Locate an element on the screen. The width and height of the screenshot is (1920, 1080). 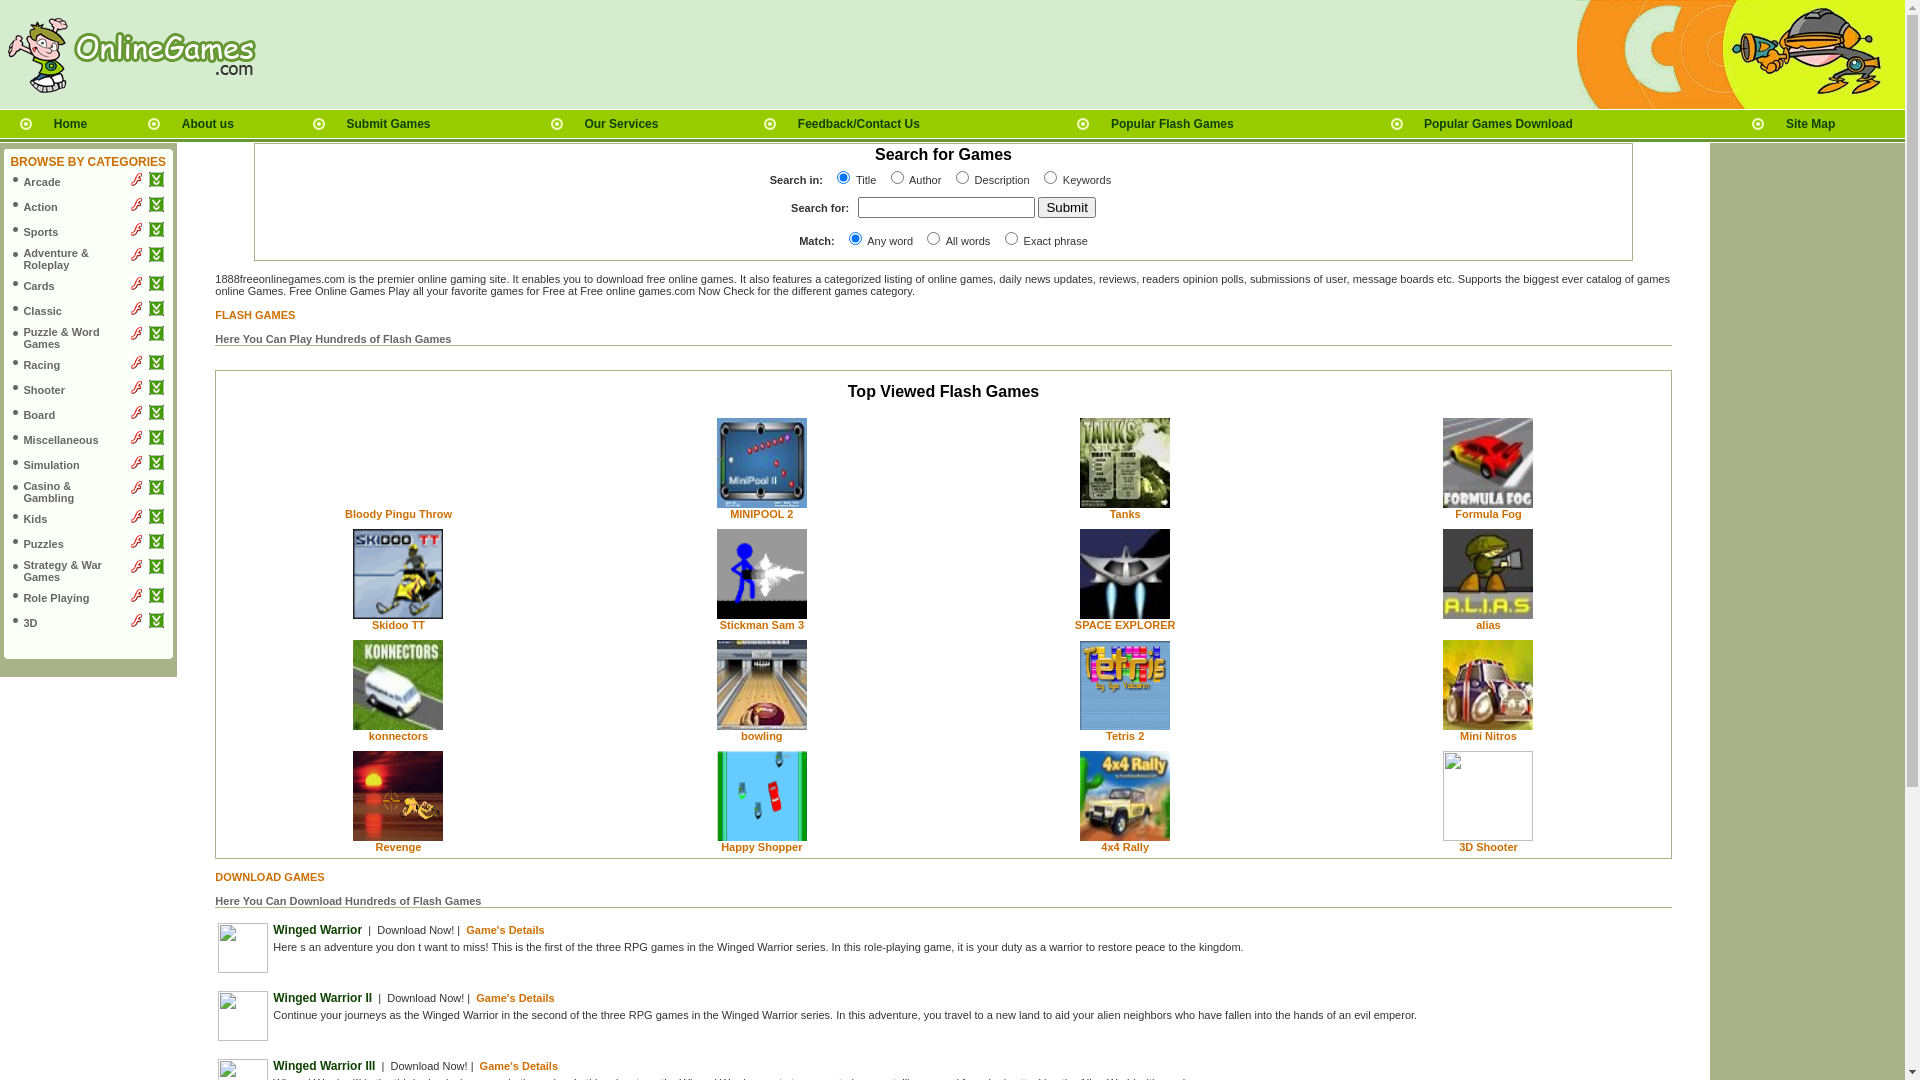
'Play Simulation Flash Games' is located at coordinates (135, 466).